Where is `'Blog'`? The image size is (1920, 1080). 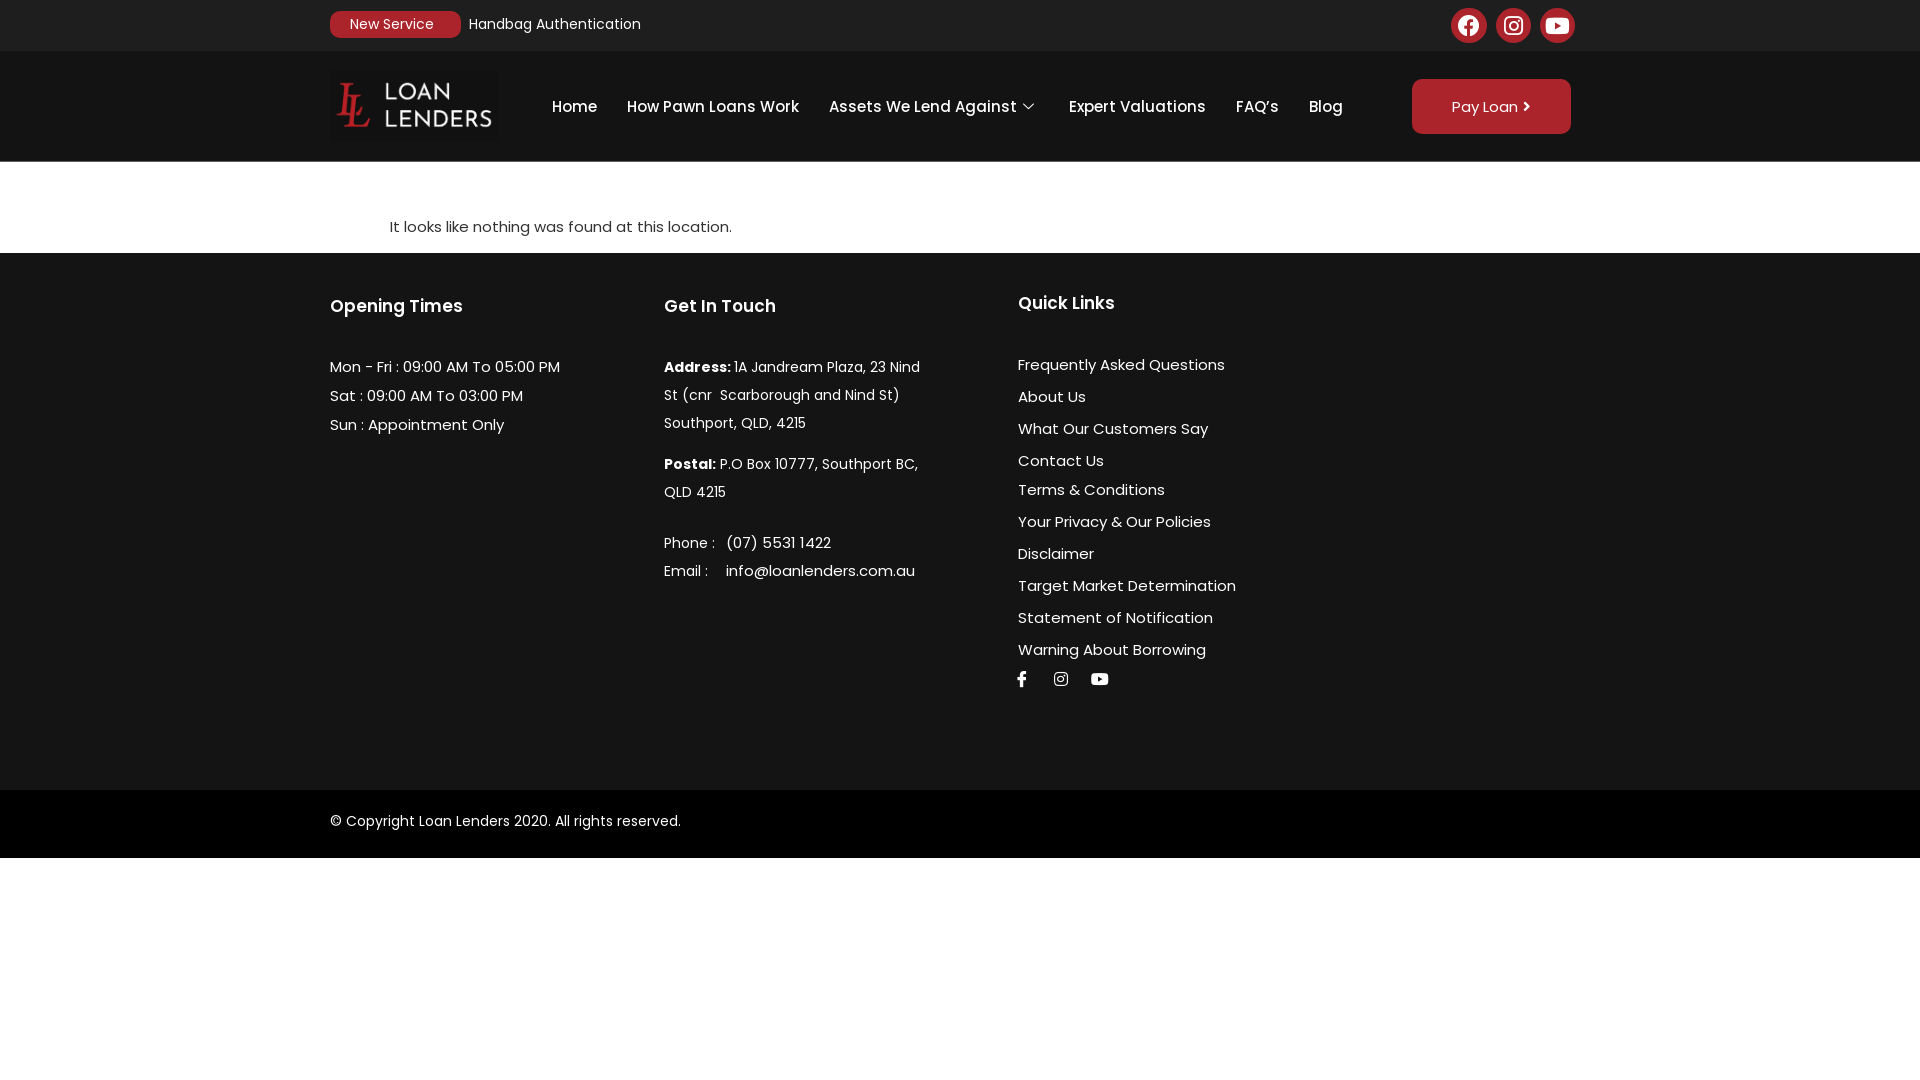
'Blog' is located at coordinates (1294, 105).